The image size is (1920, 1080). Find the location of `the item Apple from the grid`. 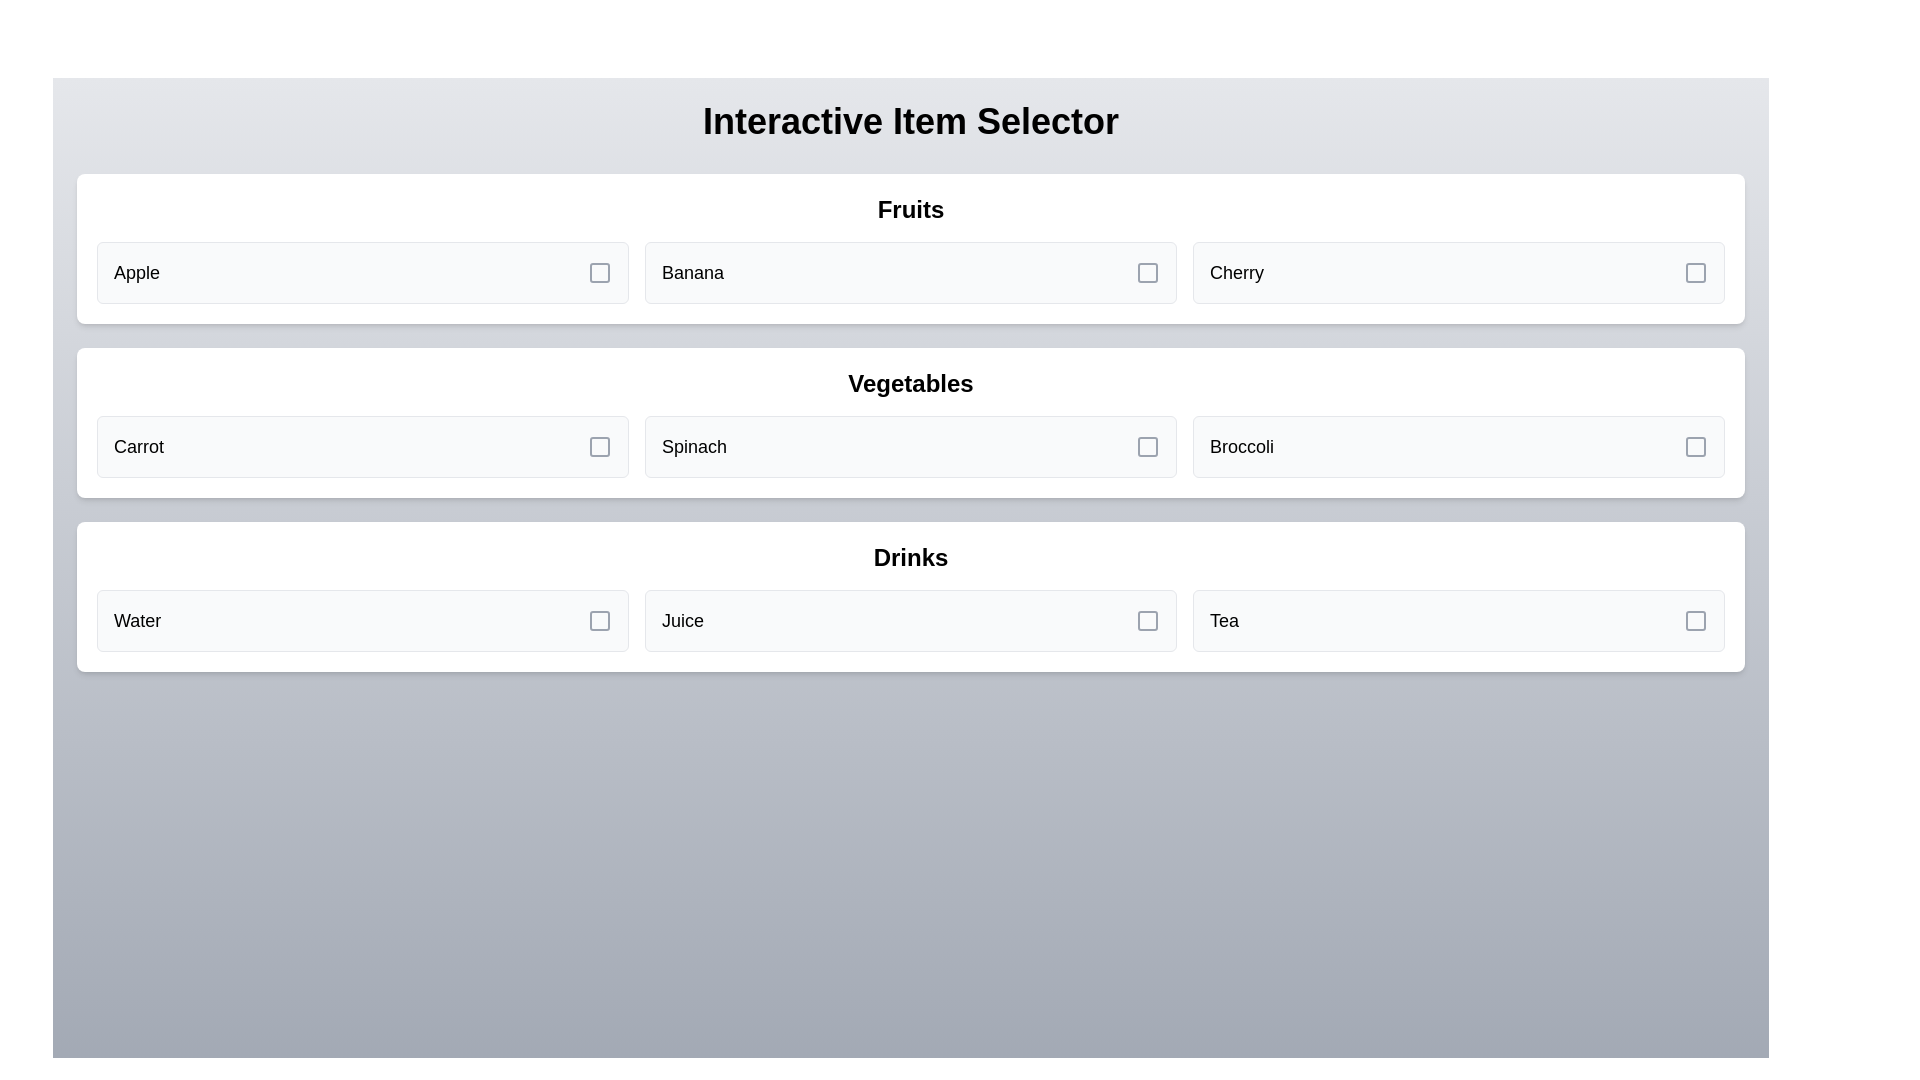

the item Apple from the grid is located at coordinates (363, 273).